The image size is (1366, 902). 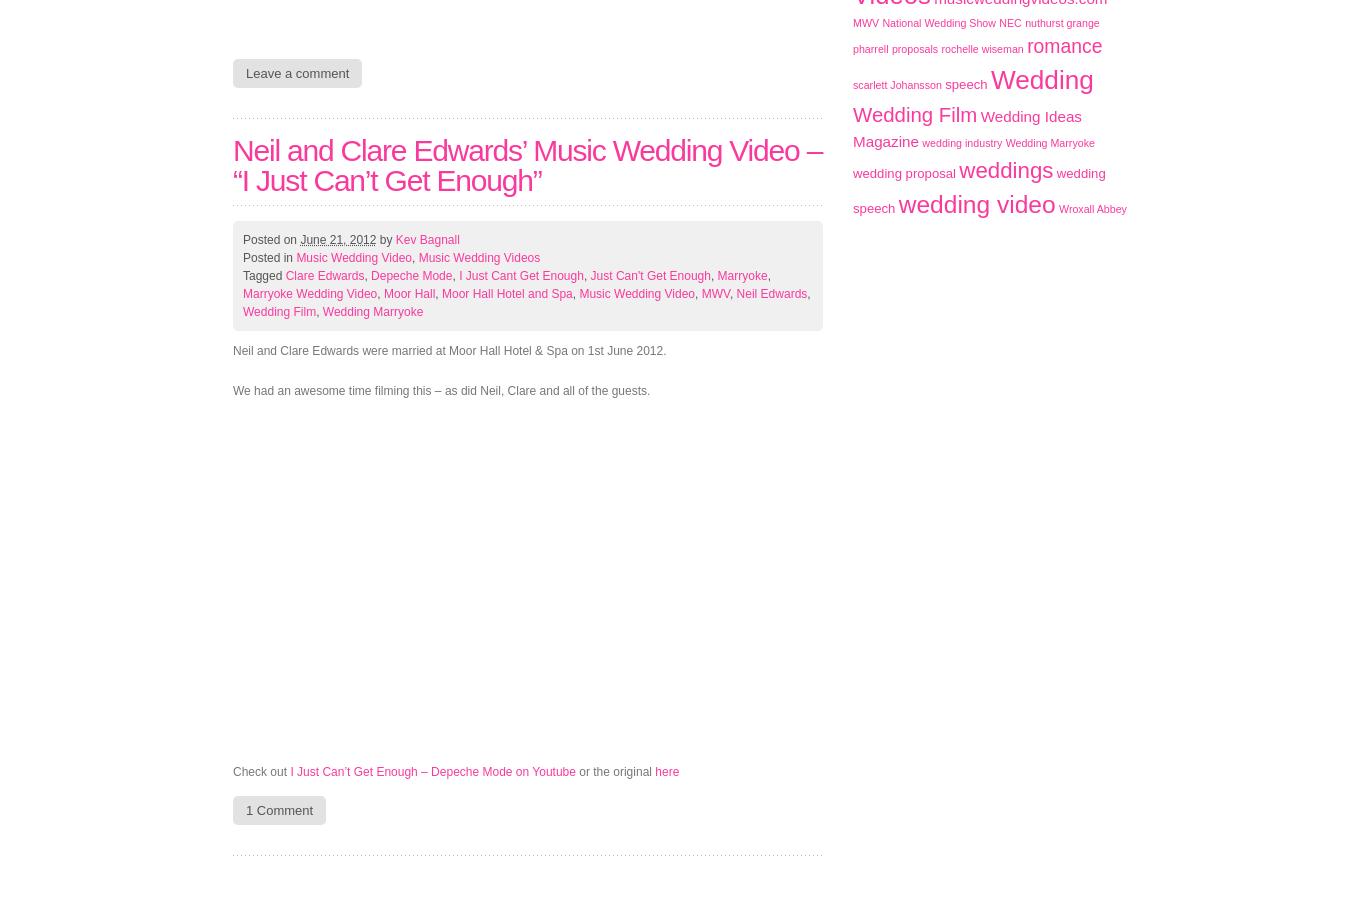 I want to click on 'National Wedding Show', so click(x=938, y=22).